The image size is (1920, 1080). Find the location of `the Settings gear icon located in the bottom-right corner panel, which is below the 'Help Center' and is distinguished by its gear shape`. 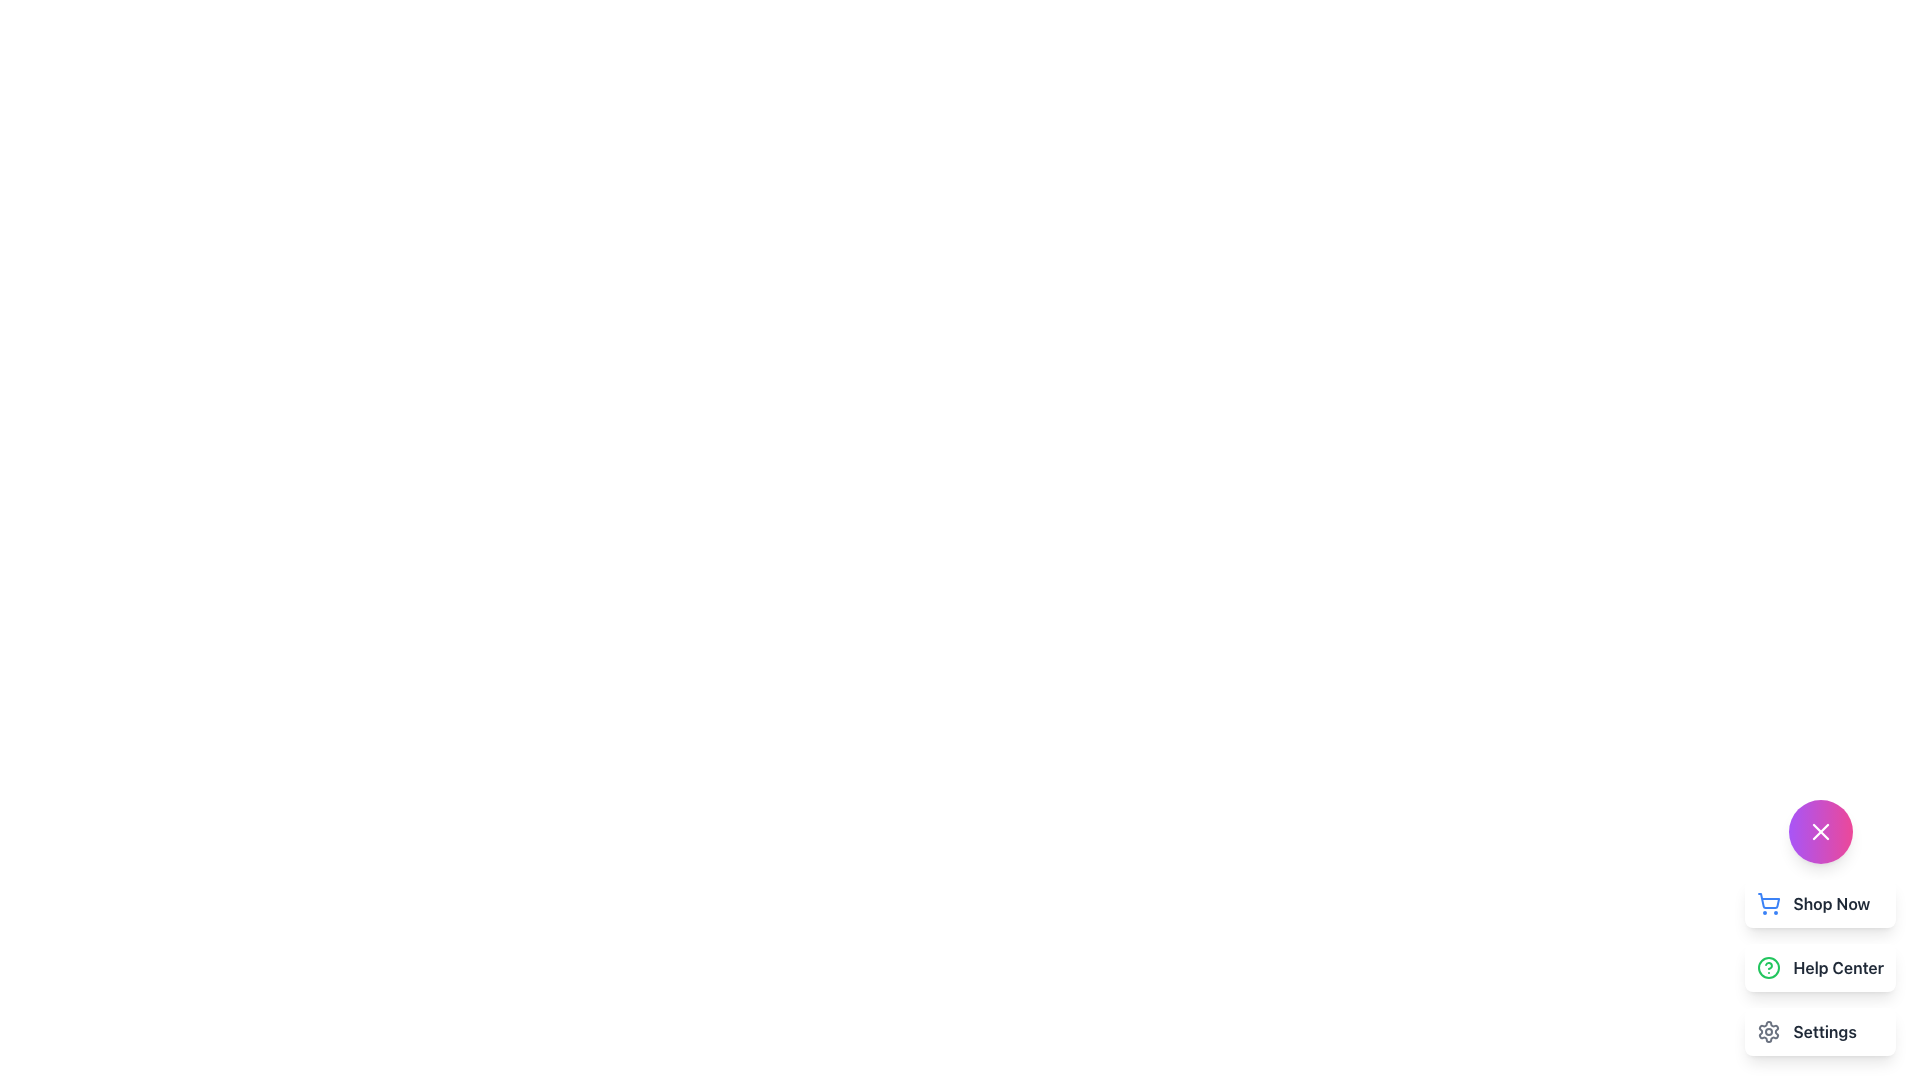

the Settings gear icon located in the bottom-right corner panel, which is below the 'Help Center' and is distinguished by its gear shape is located at coordinates (1769, 1032).